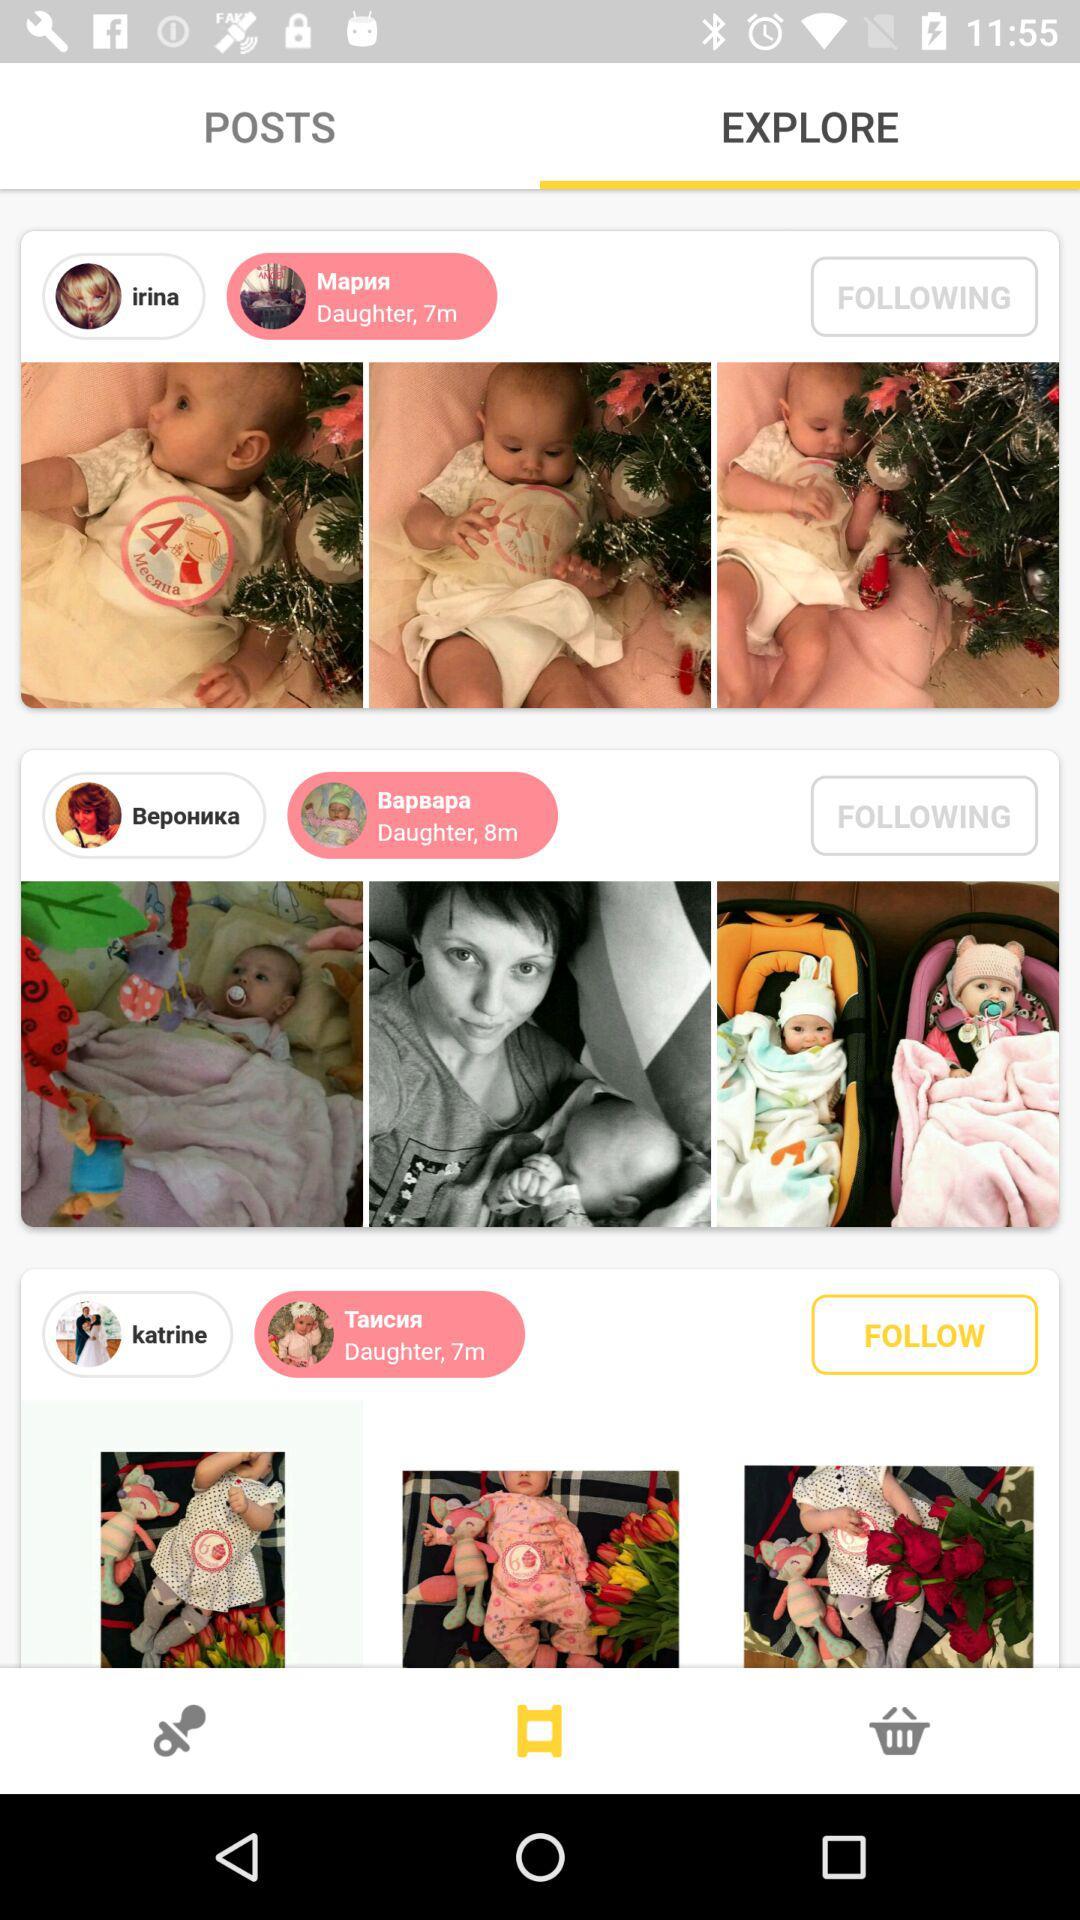 The image size is (1080, 1920). Describe the element at coordinates (898, 1730) in the screenshot. I see `shop for pictured items` at that location.